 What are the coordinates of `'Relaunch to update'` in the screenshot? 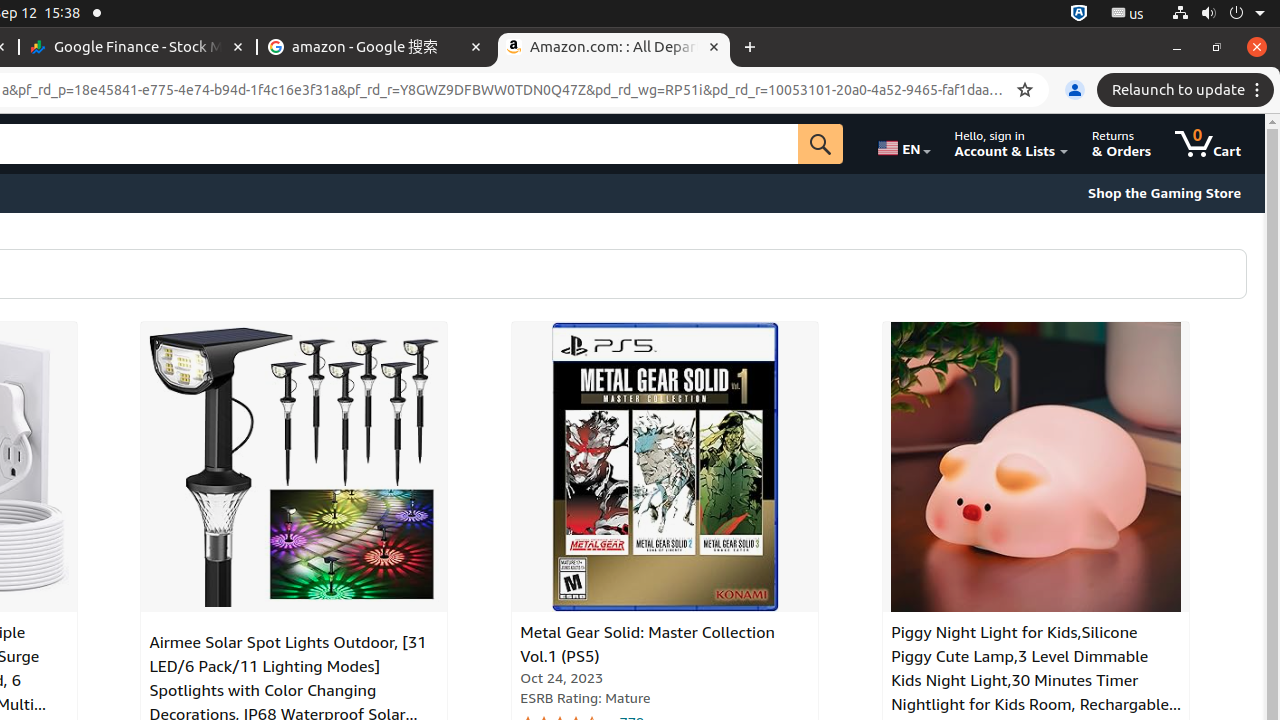 It's located at (1188, 90).